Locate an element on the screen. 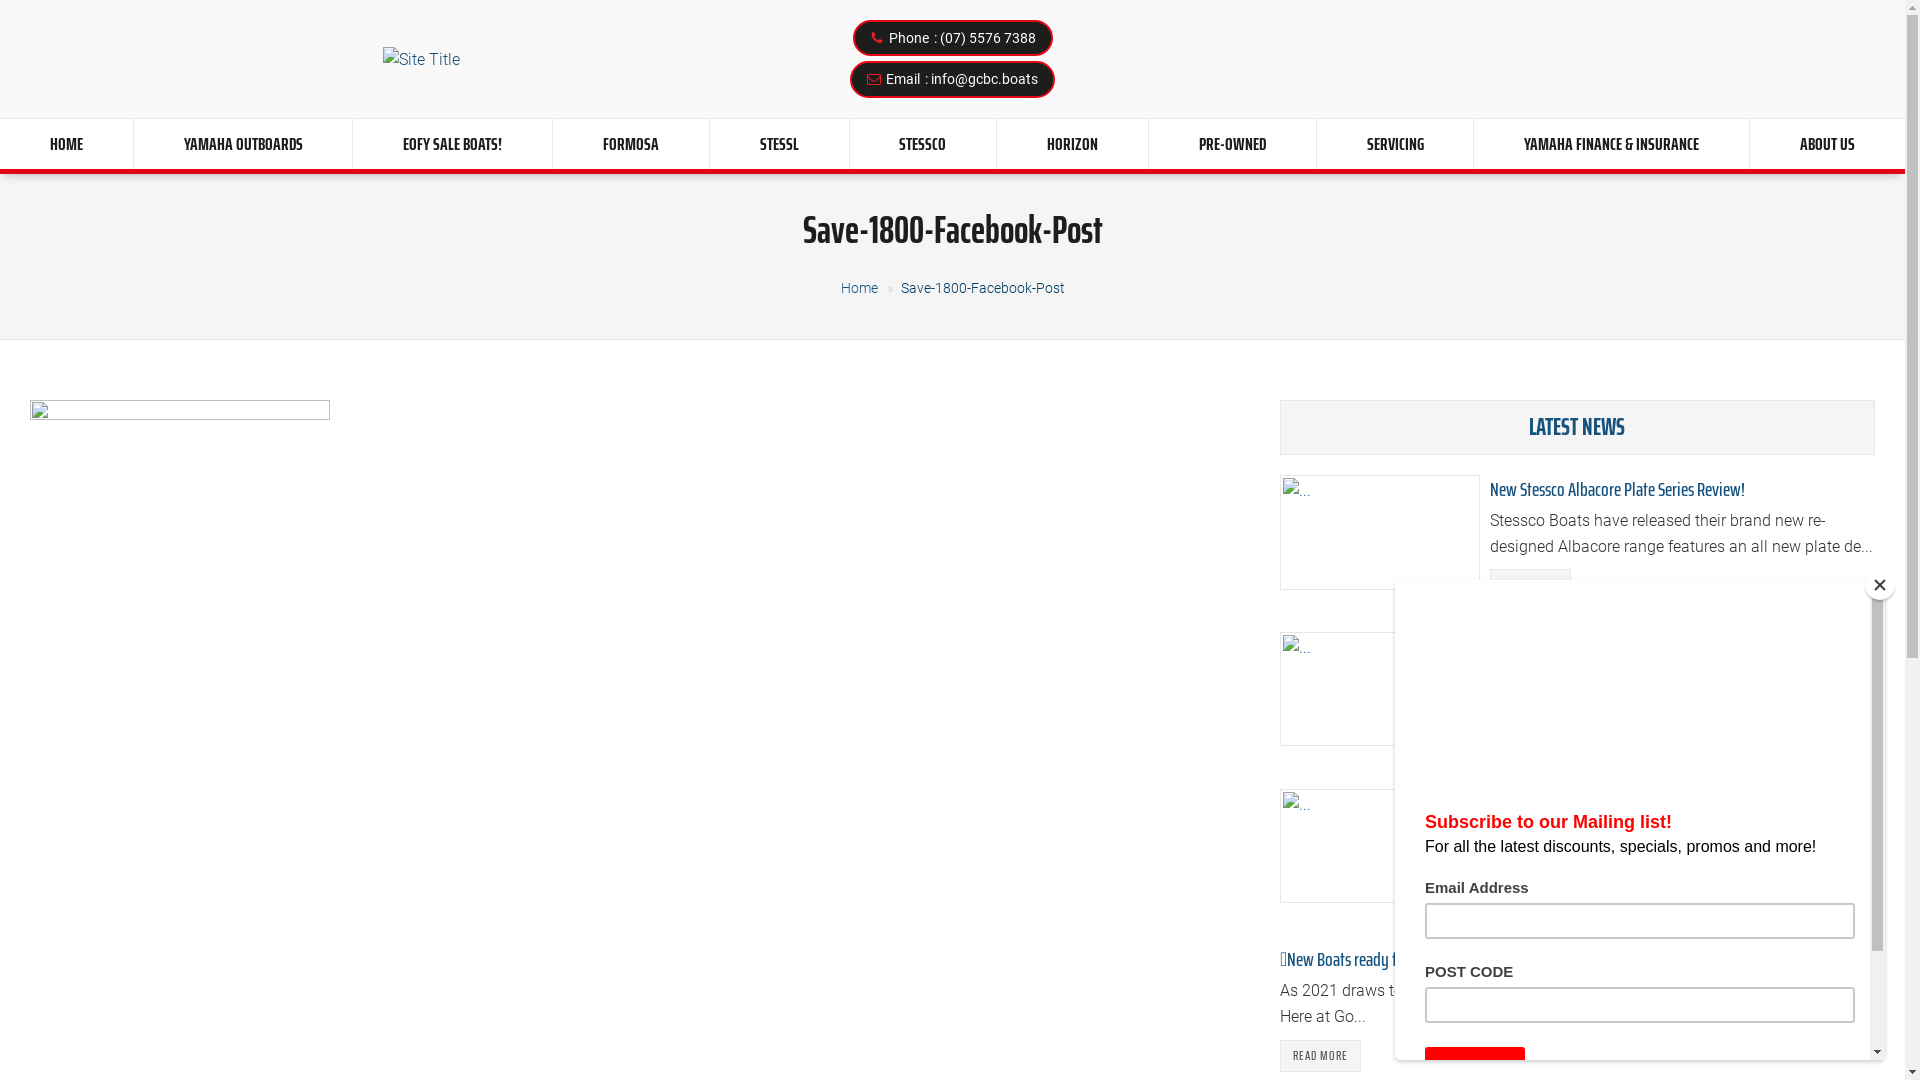 The image size is (1920, 1080). 'FORMOSA' is located at coordinates (629, 142).